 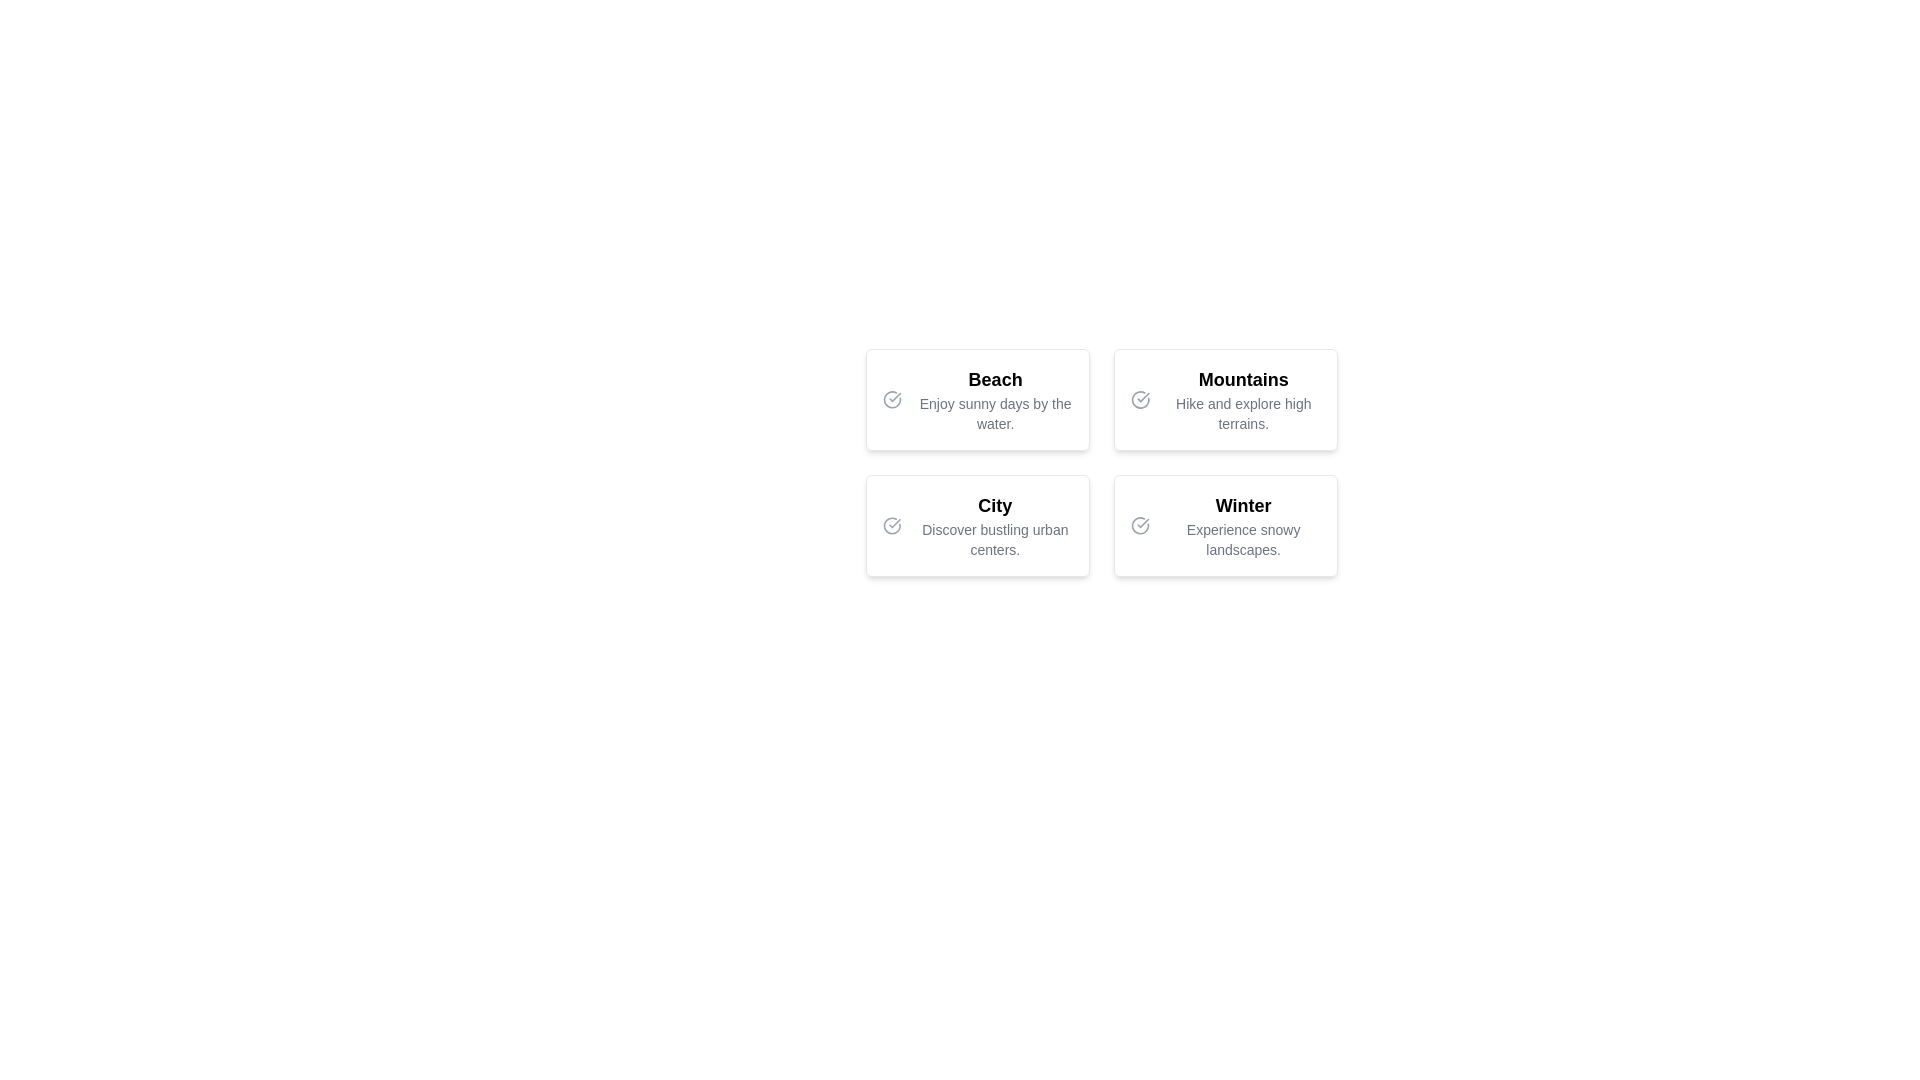 I want to click on descriptive text label providing additional information about the 'Beach' option, which is located below the header 'Beach' within a rectangular card in the upper-left quadrant of a 2x2 grid layout, so click(x=995, y=412).